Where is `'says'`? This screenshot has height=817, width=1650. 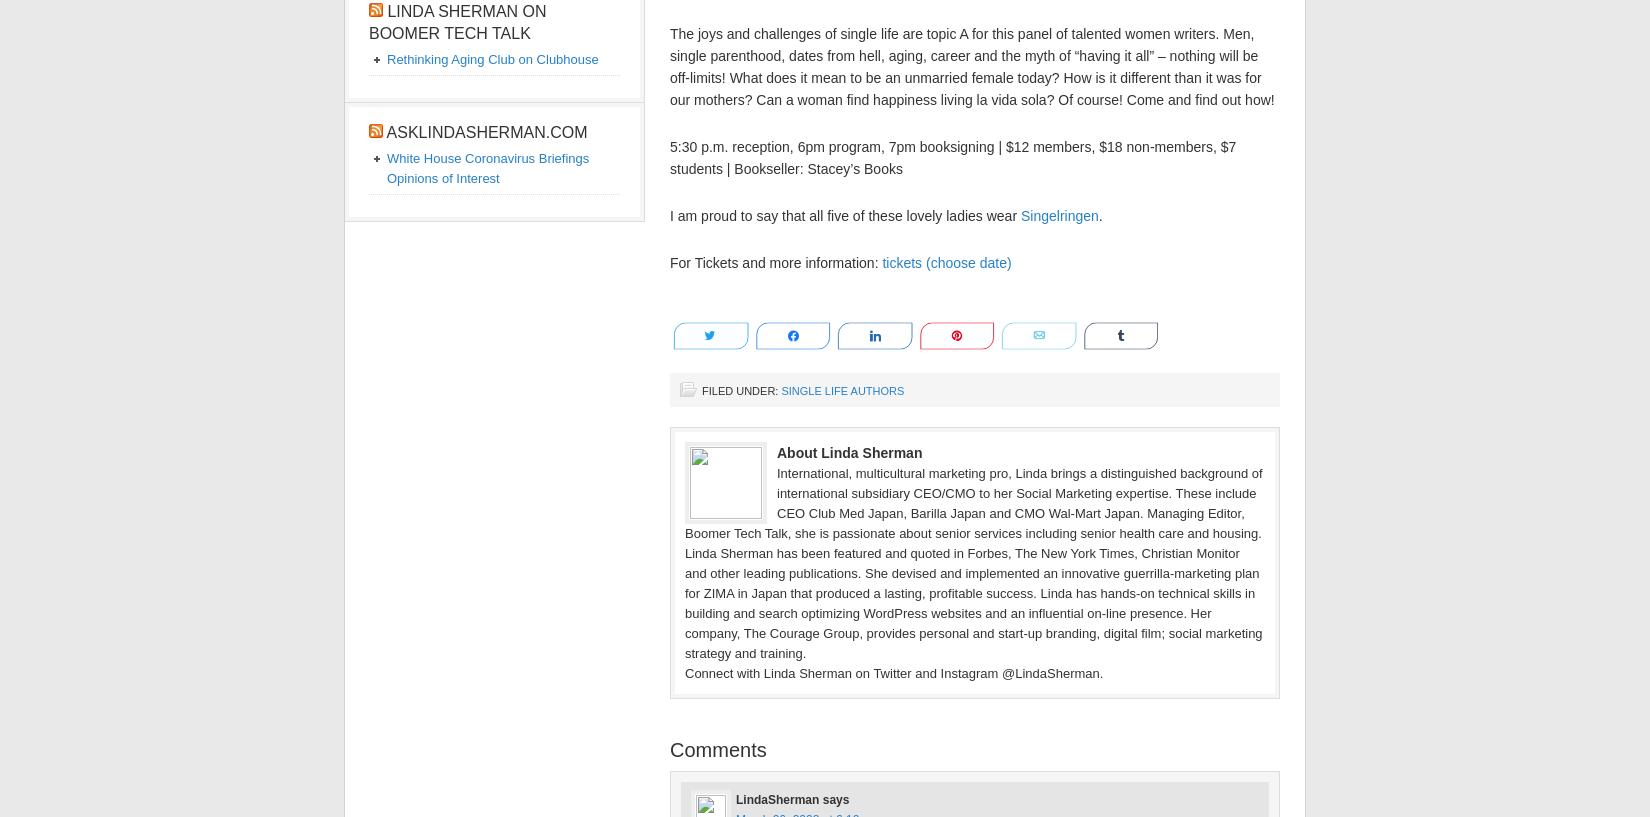 'says' is located at coordinates (835, 800).